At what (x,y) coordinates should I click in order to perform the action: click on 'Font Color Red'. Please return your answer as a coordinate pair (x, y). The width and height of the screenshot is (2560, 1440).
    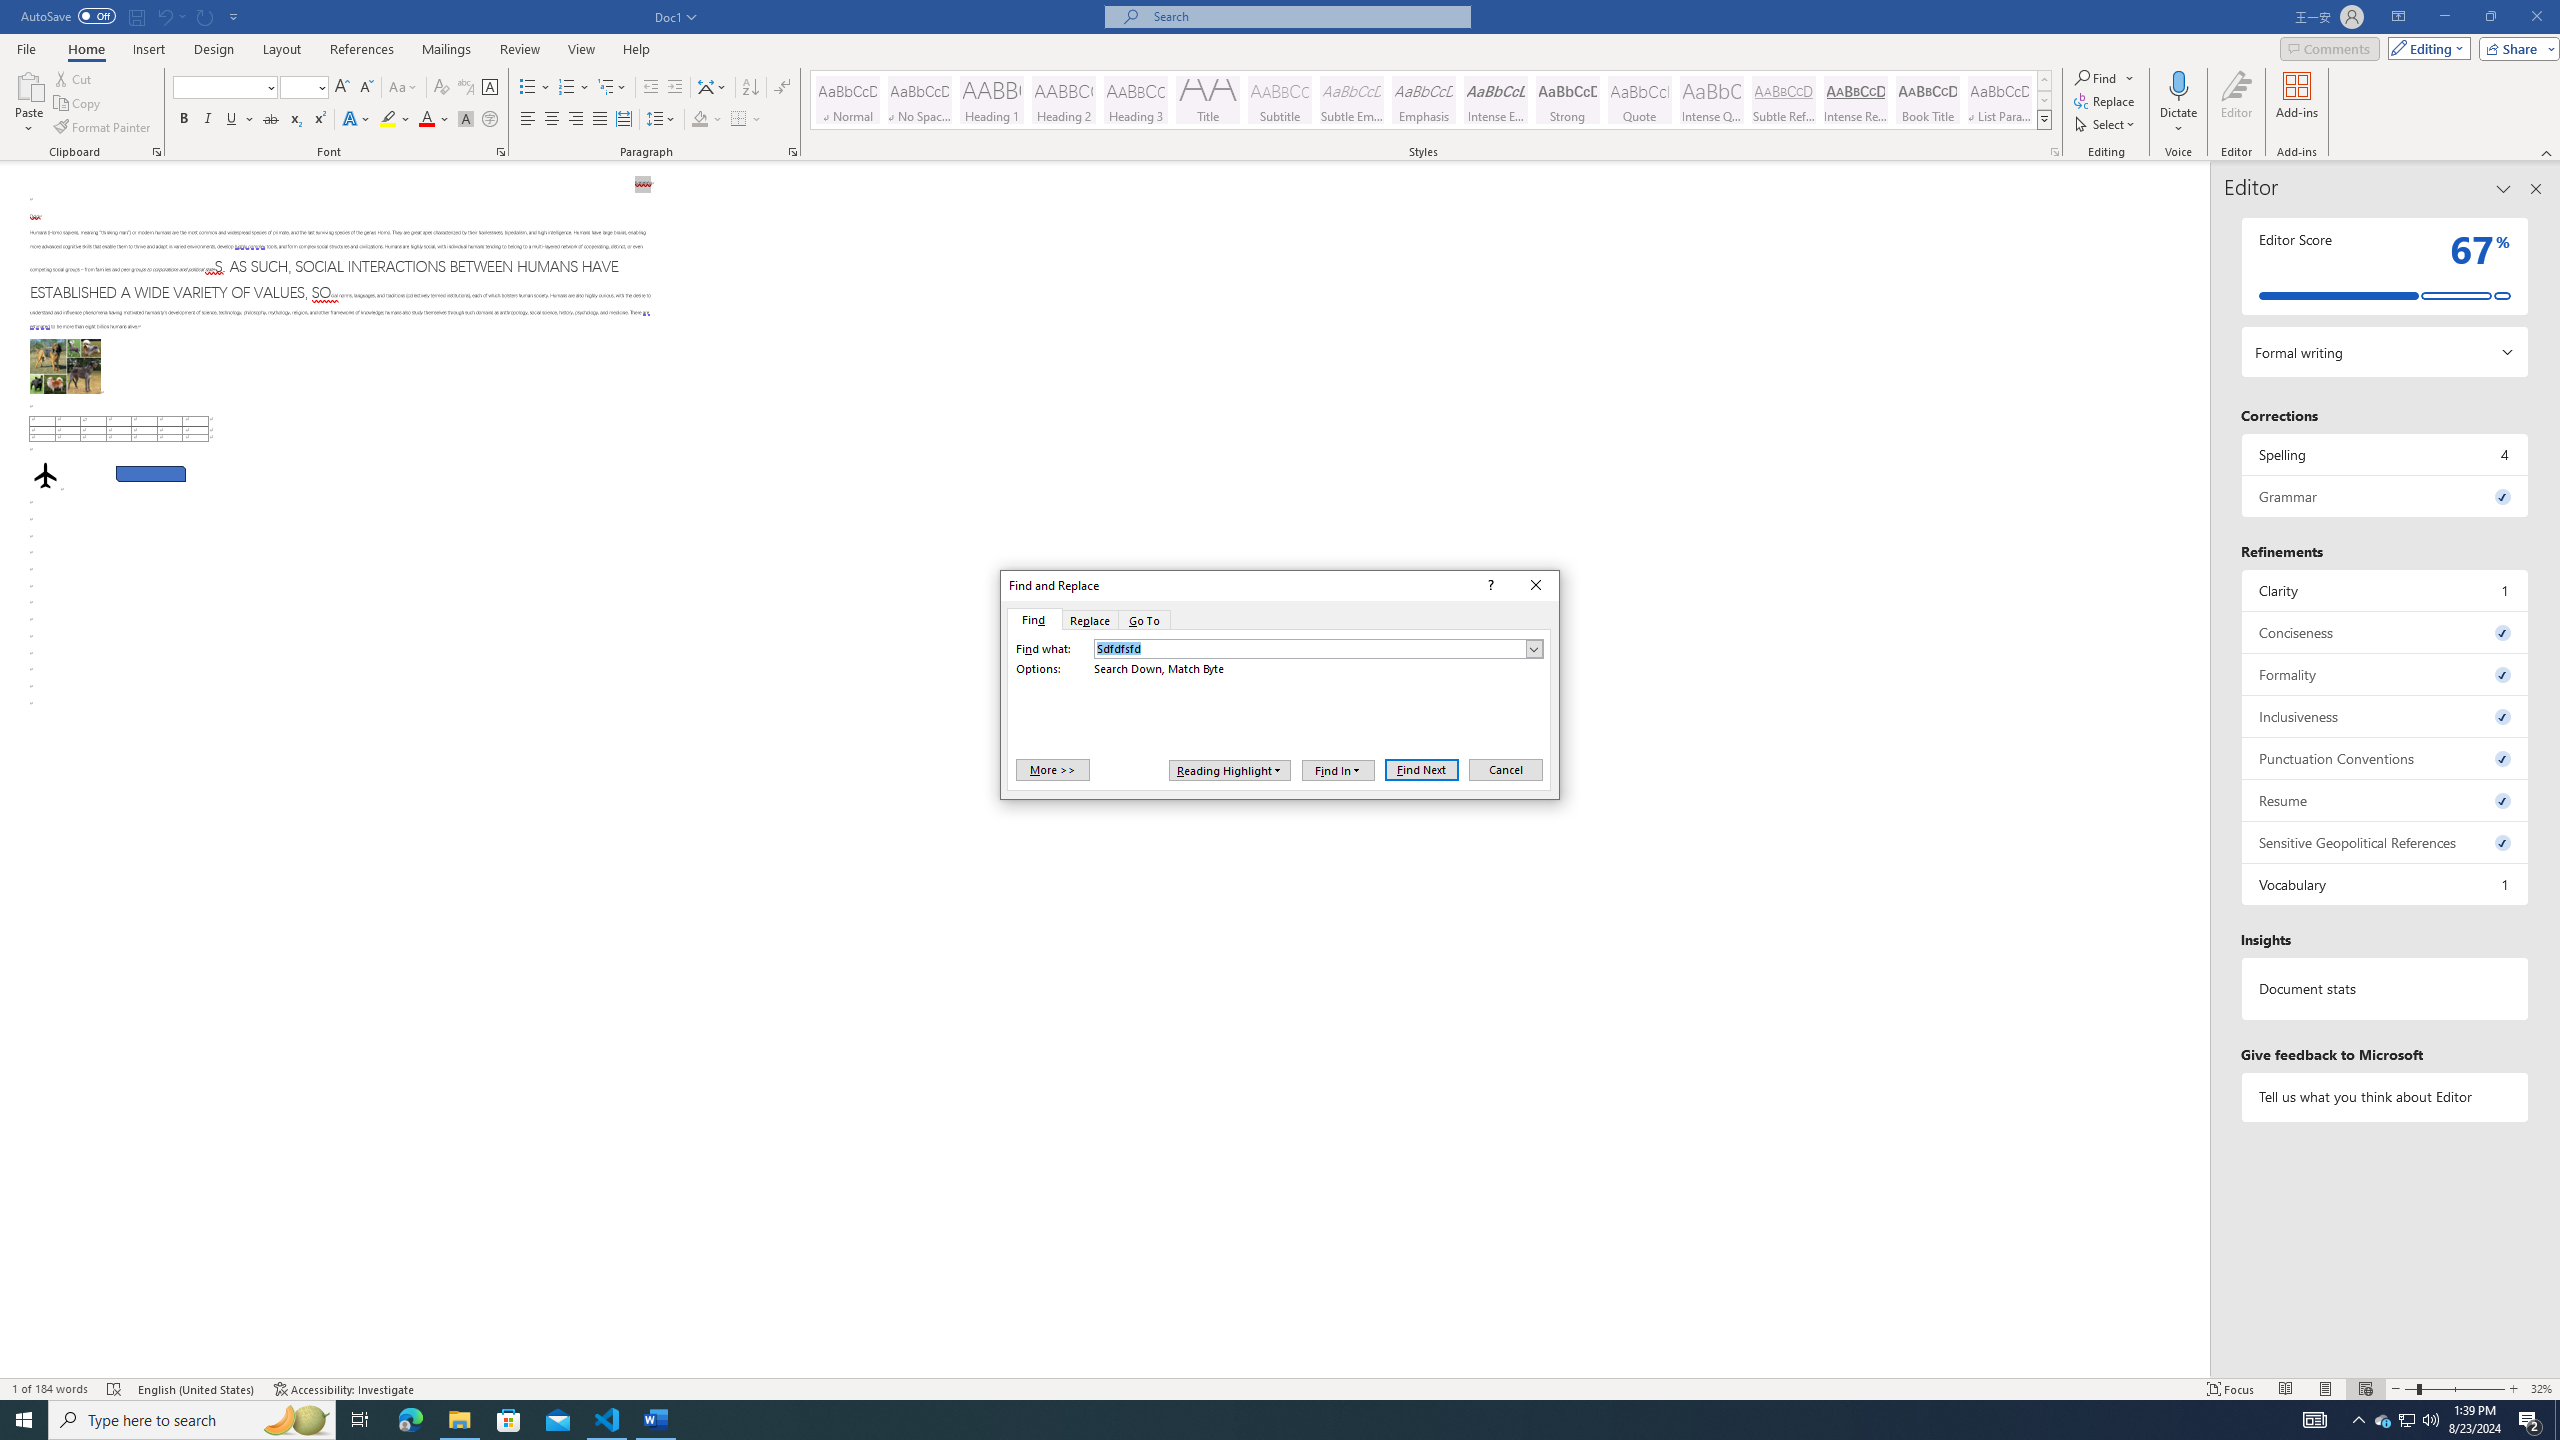
    Looking at the image, I should click on (425, 118).